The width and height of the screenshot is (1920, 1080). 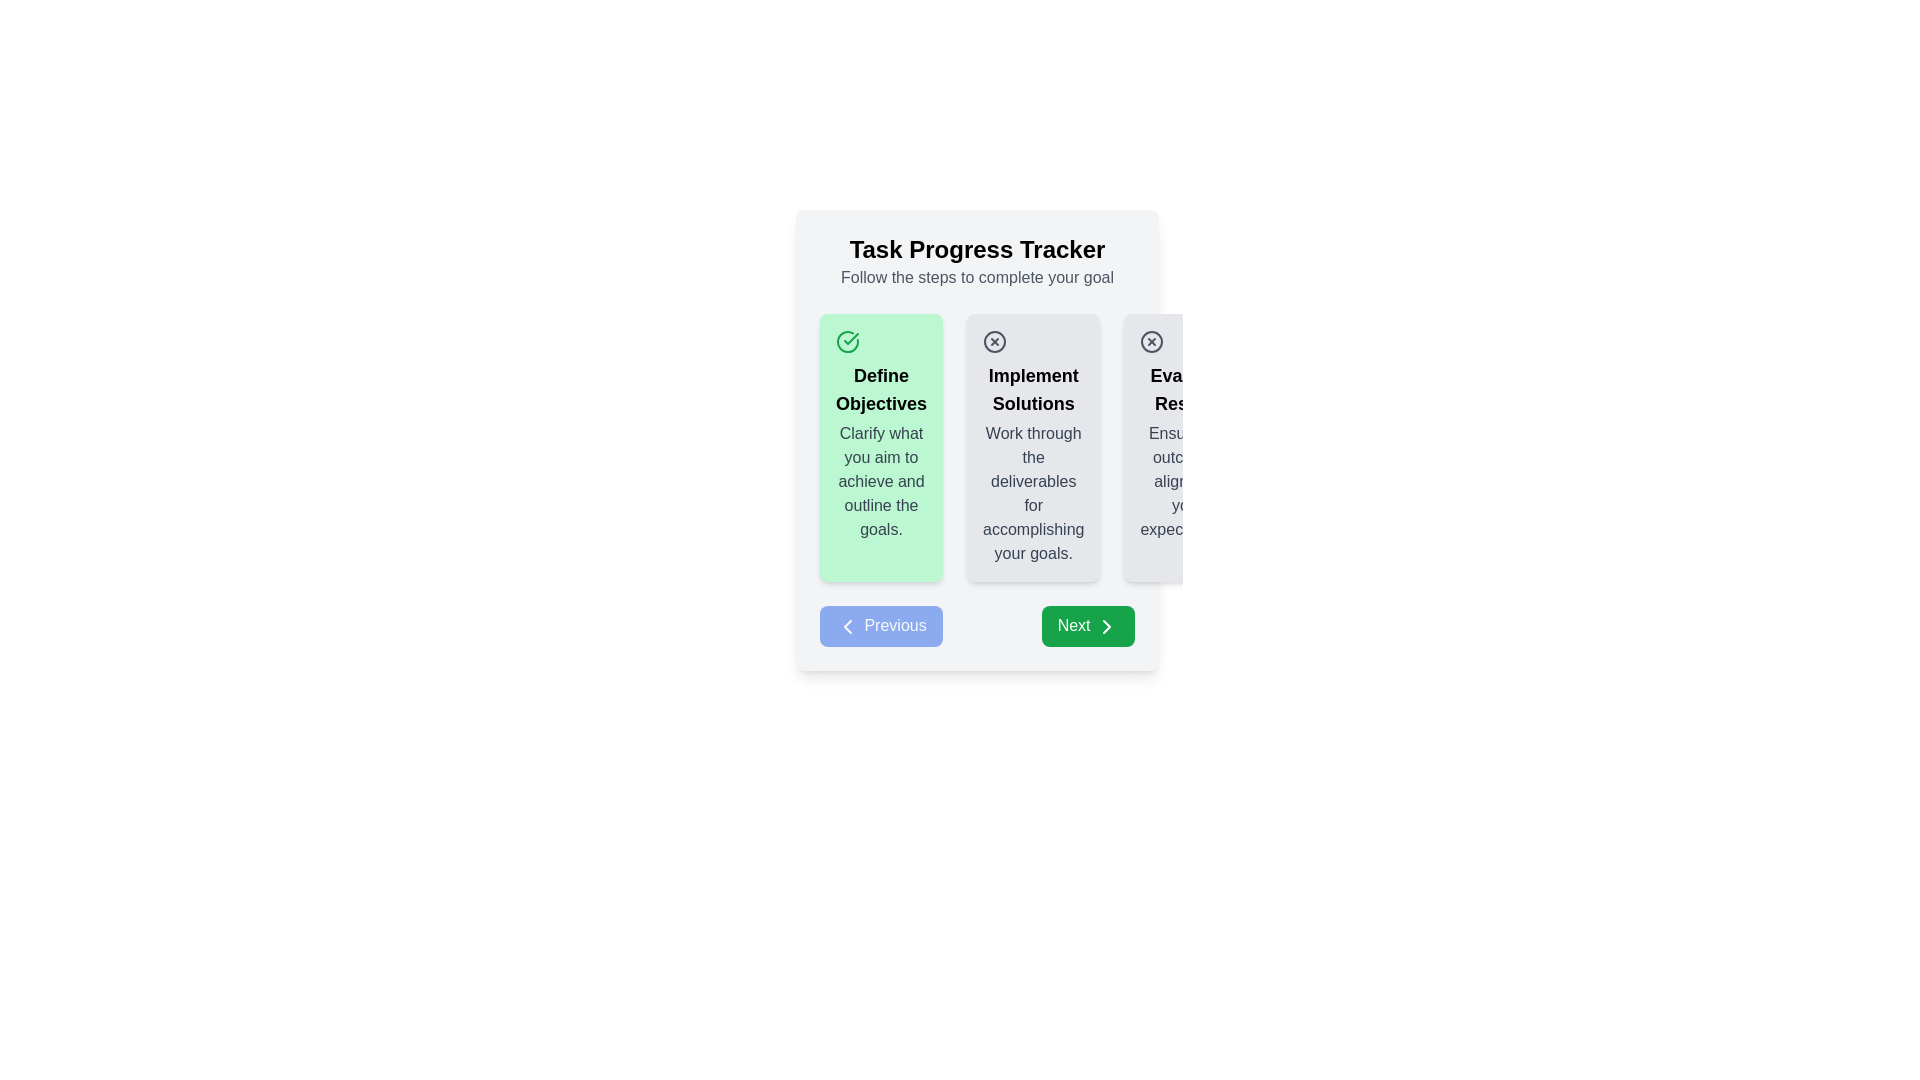 I want to click on content displayed on the second Card component in the Task Progress Tracker, which describes the step 'Implement Solutions', so click(x=977, y=446).